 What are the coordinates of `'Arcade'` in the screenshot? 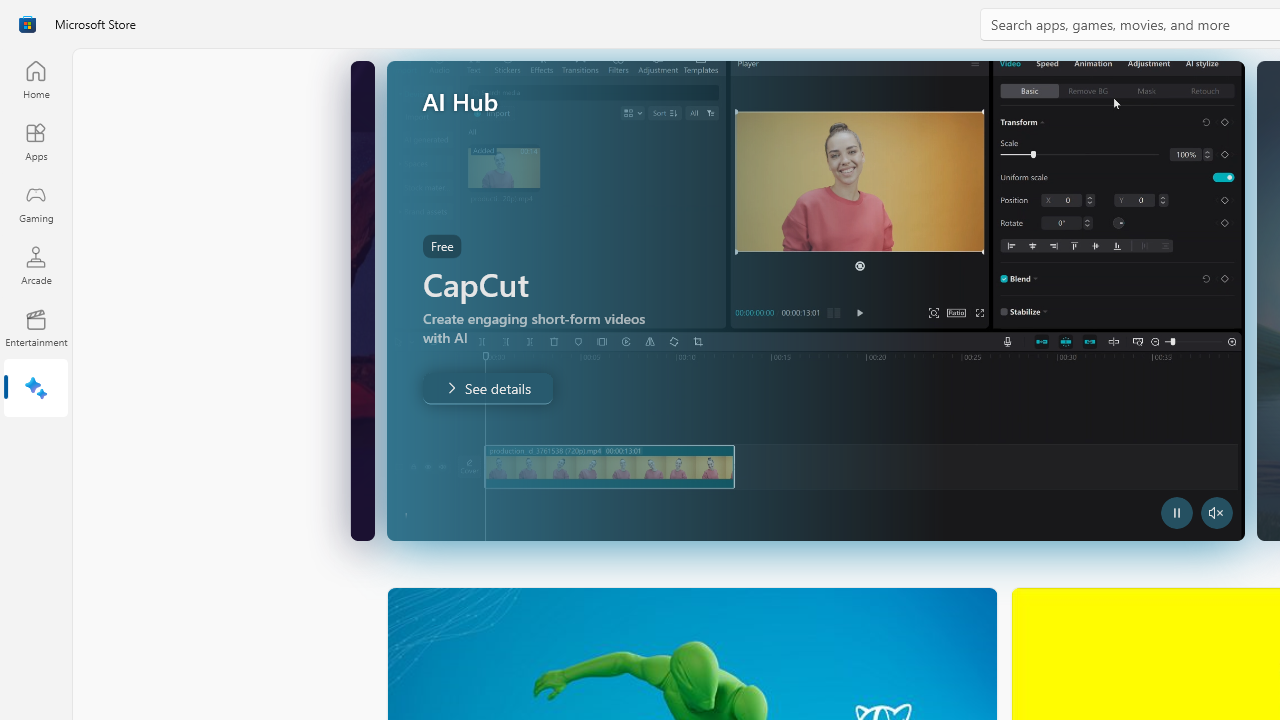 It's located at (35, 264).